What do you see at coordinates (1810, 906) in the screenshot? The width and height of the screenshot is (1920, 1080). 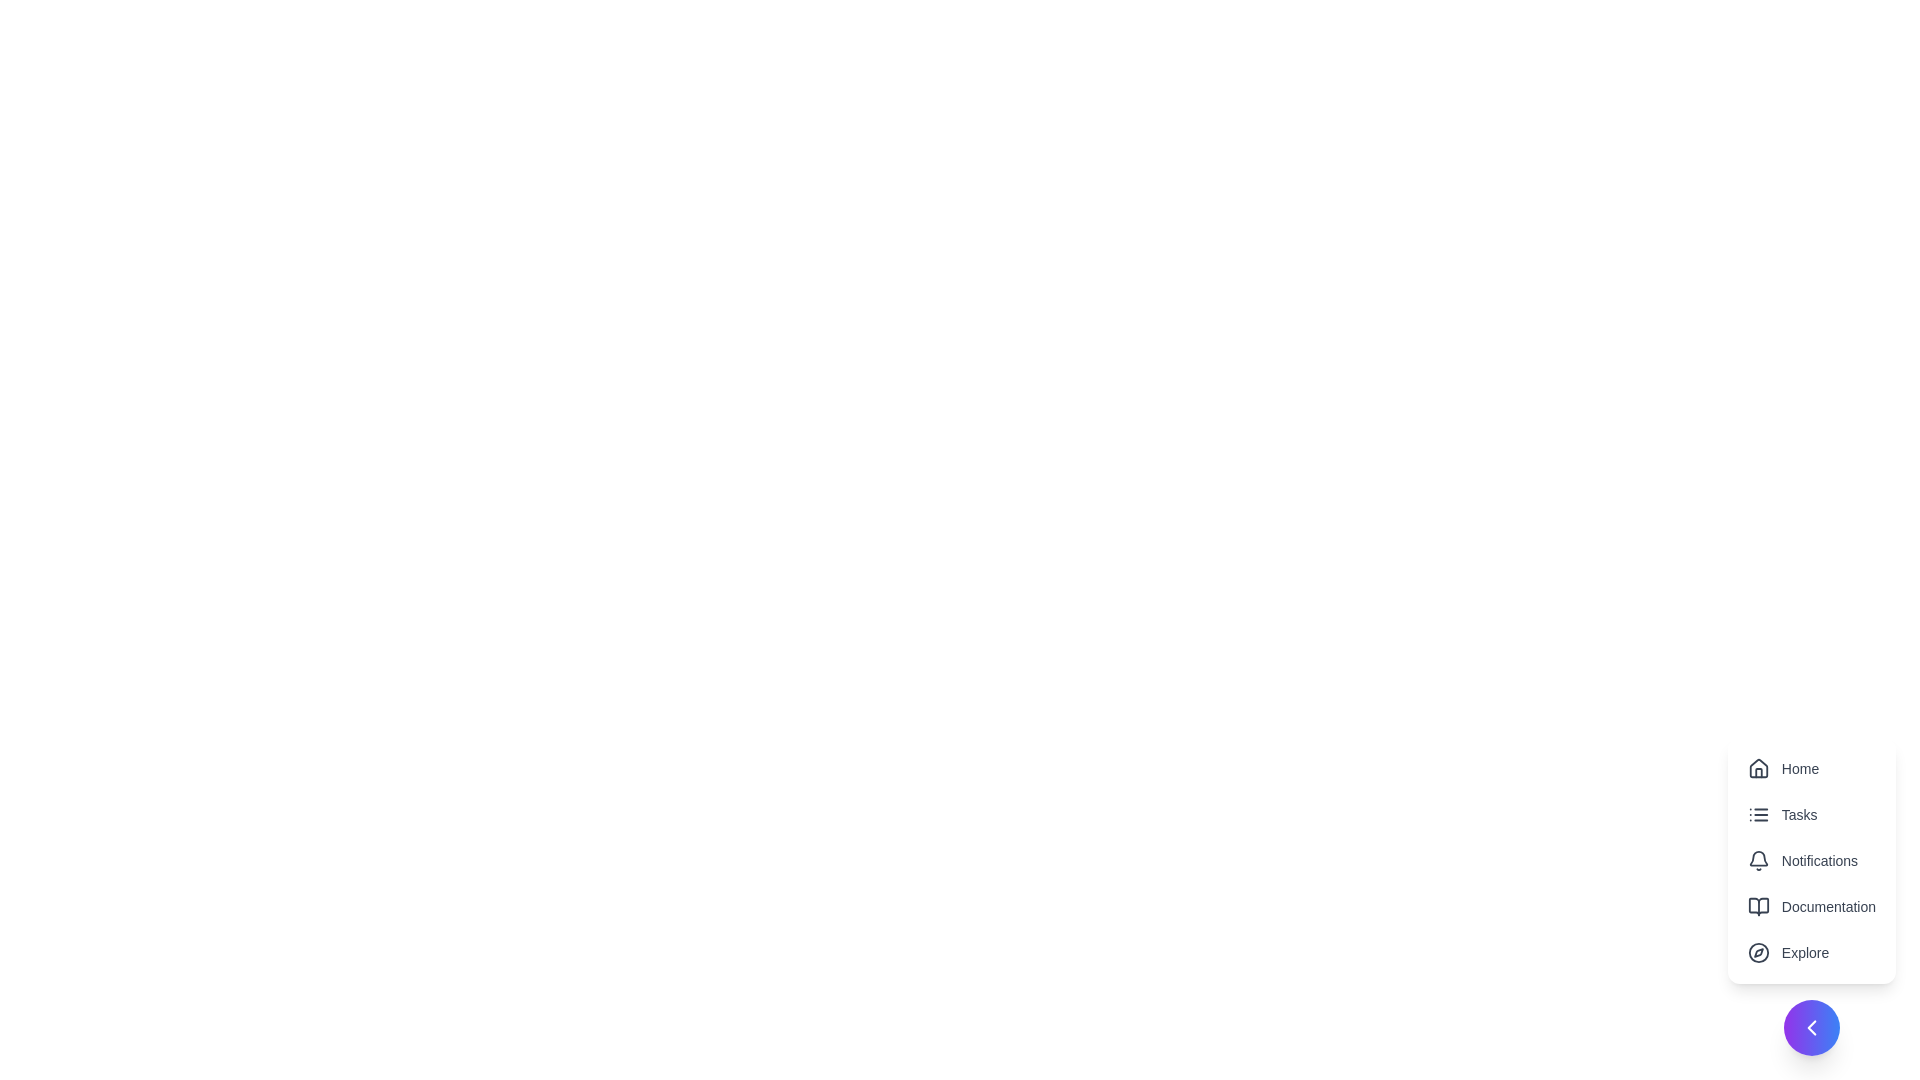 I see `the menu item labeled Documentation to observe its hover effect` at bounding box center [1810, 906].